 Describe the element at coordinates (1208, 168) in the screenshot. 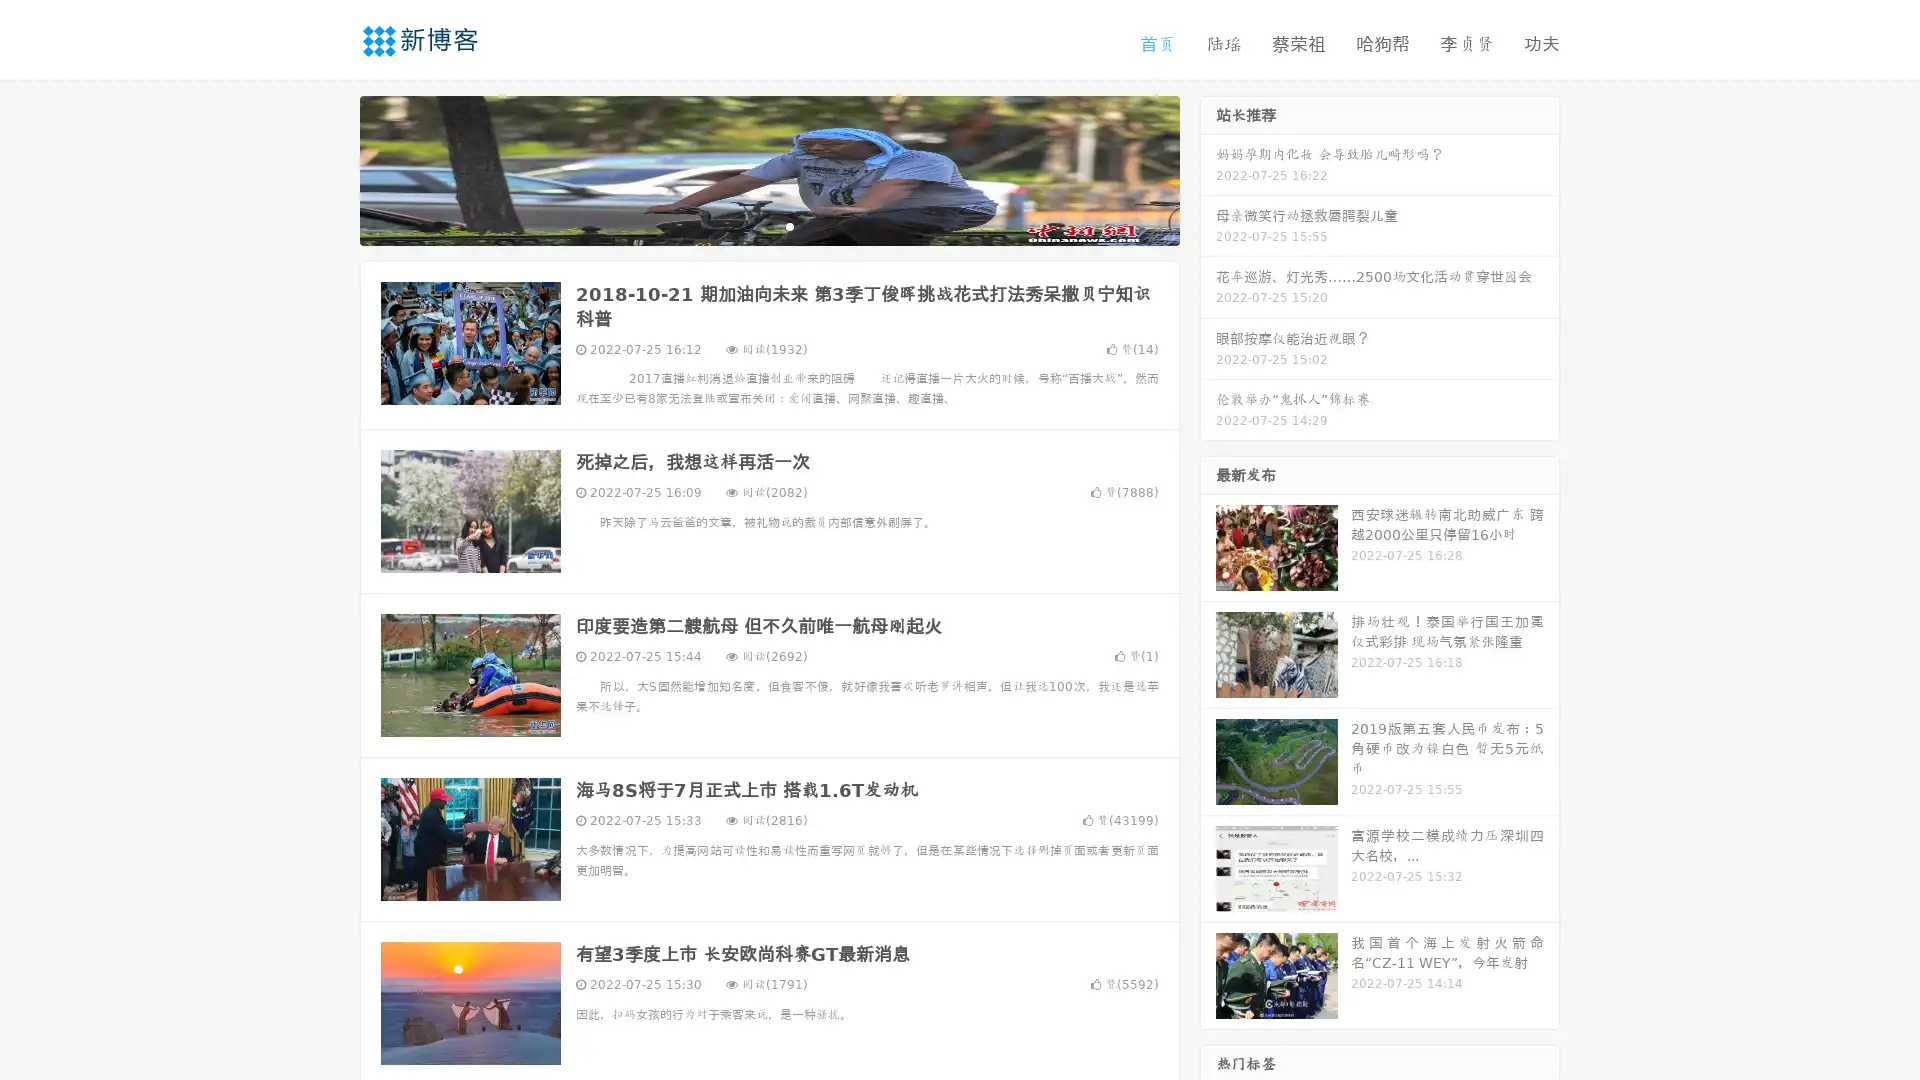

I see `Next slide` at that location.